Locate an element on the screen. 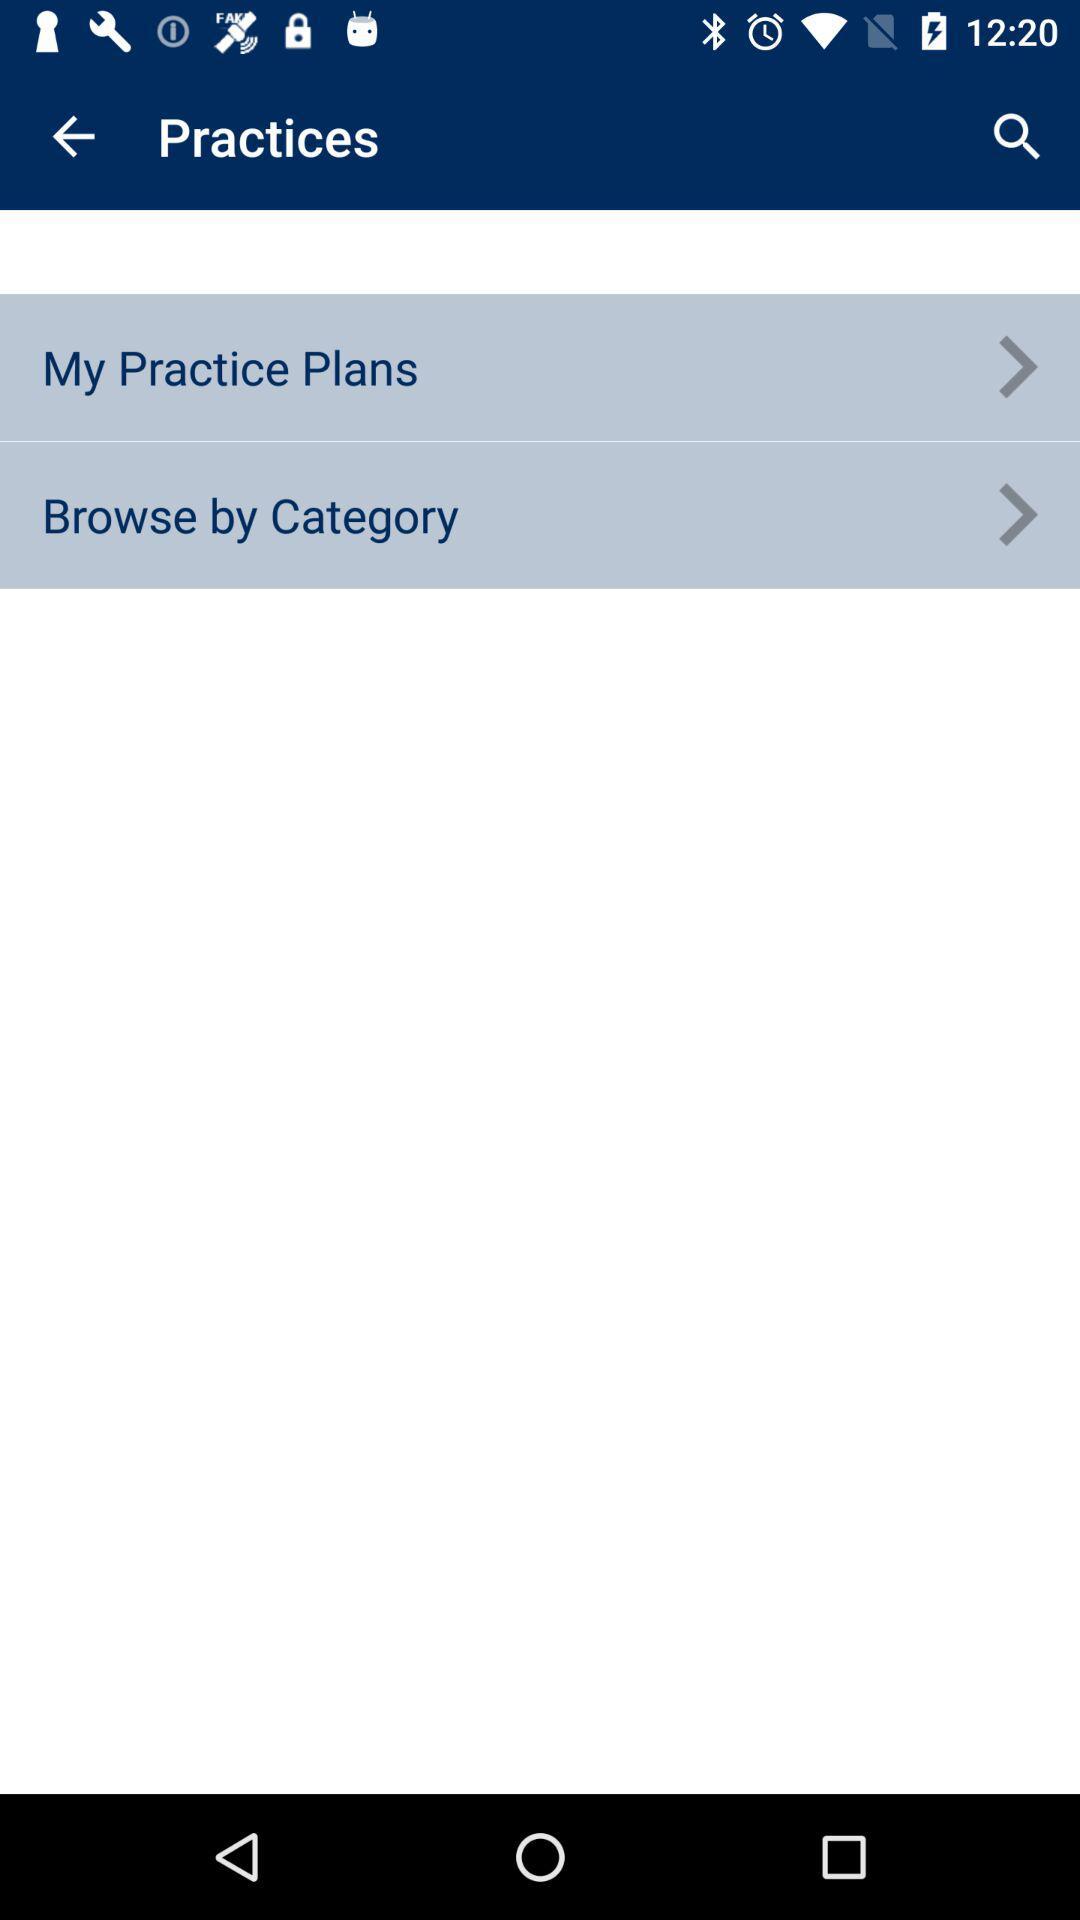 The height and width of the screenshot is (1920, 1080). the icon above browse by category is located at coordinates (229, 367).